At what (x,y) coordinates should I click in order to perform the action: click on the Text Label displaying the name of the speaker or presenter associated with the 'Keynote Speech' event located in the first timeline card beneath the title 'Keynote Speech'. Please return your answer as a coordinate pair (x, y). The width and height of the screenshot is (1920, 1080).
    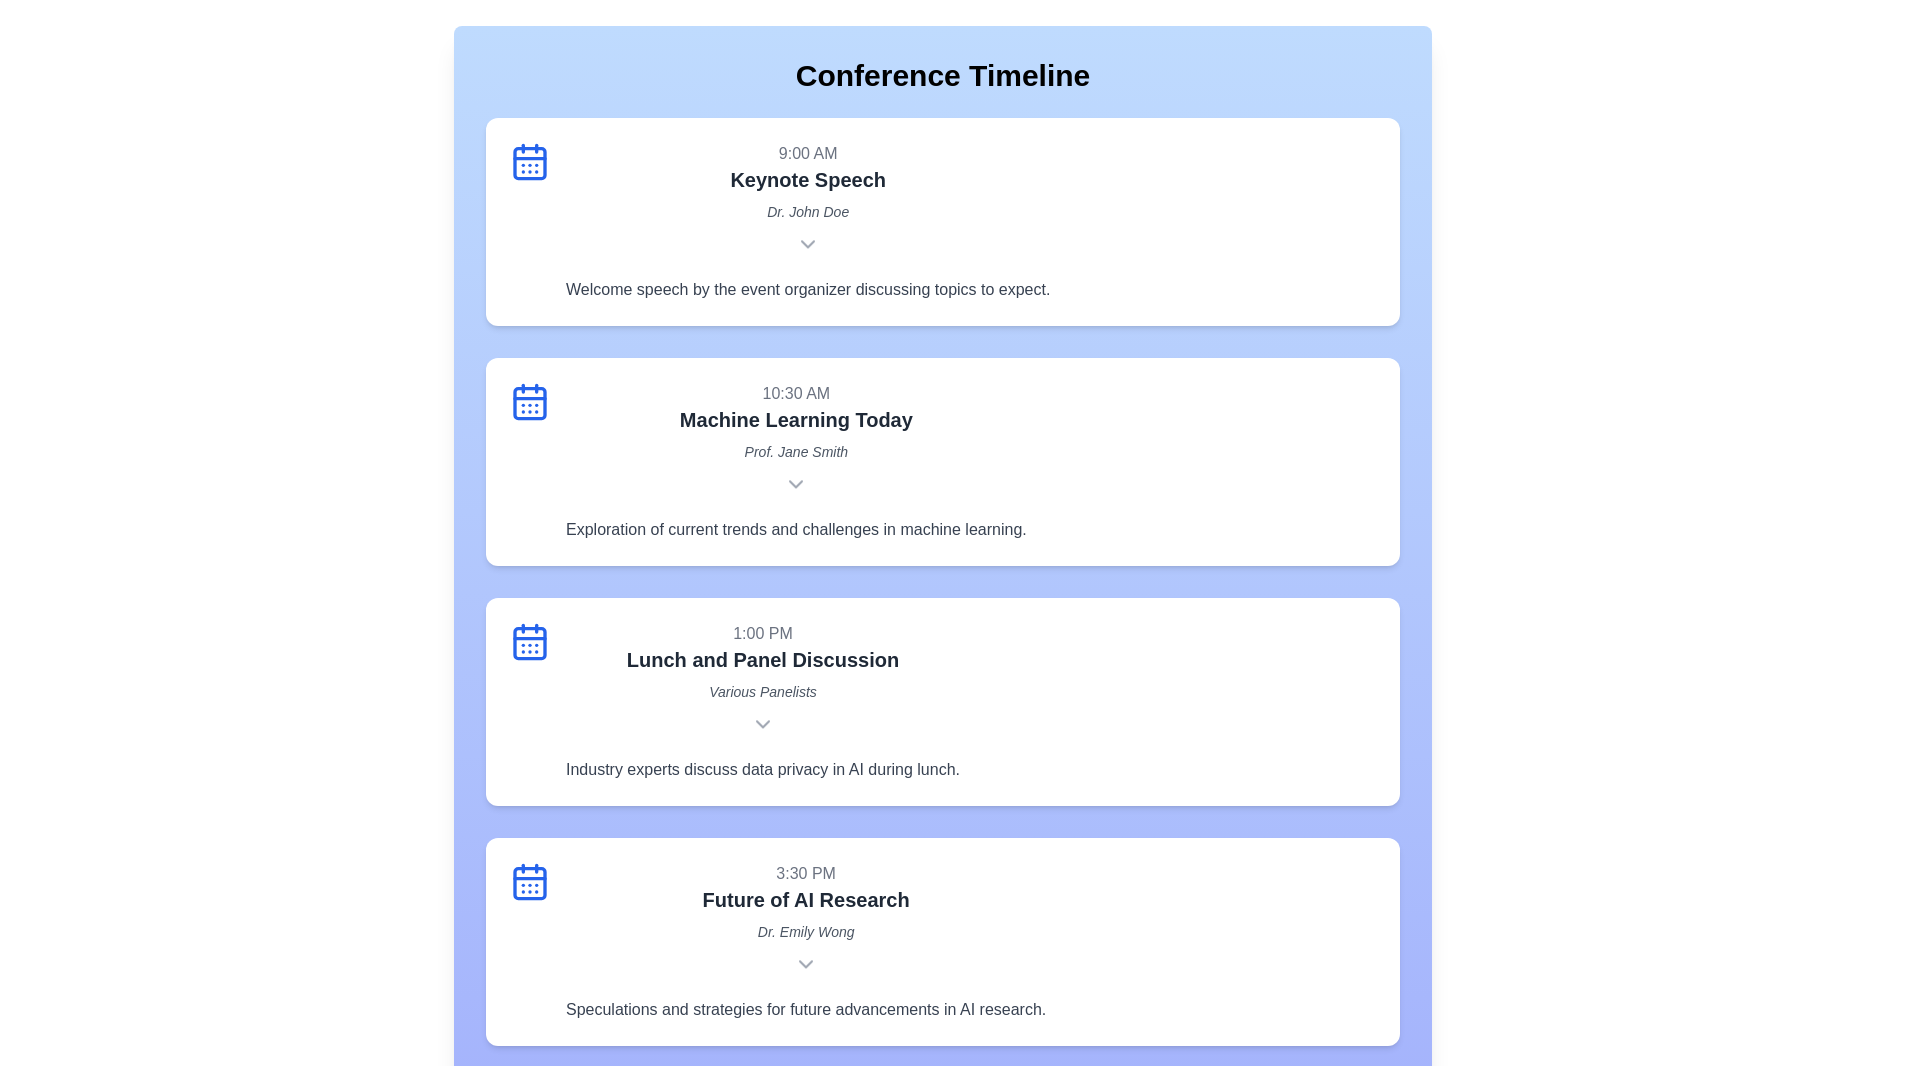
    Looking at the image, I should click on (808, 212).